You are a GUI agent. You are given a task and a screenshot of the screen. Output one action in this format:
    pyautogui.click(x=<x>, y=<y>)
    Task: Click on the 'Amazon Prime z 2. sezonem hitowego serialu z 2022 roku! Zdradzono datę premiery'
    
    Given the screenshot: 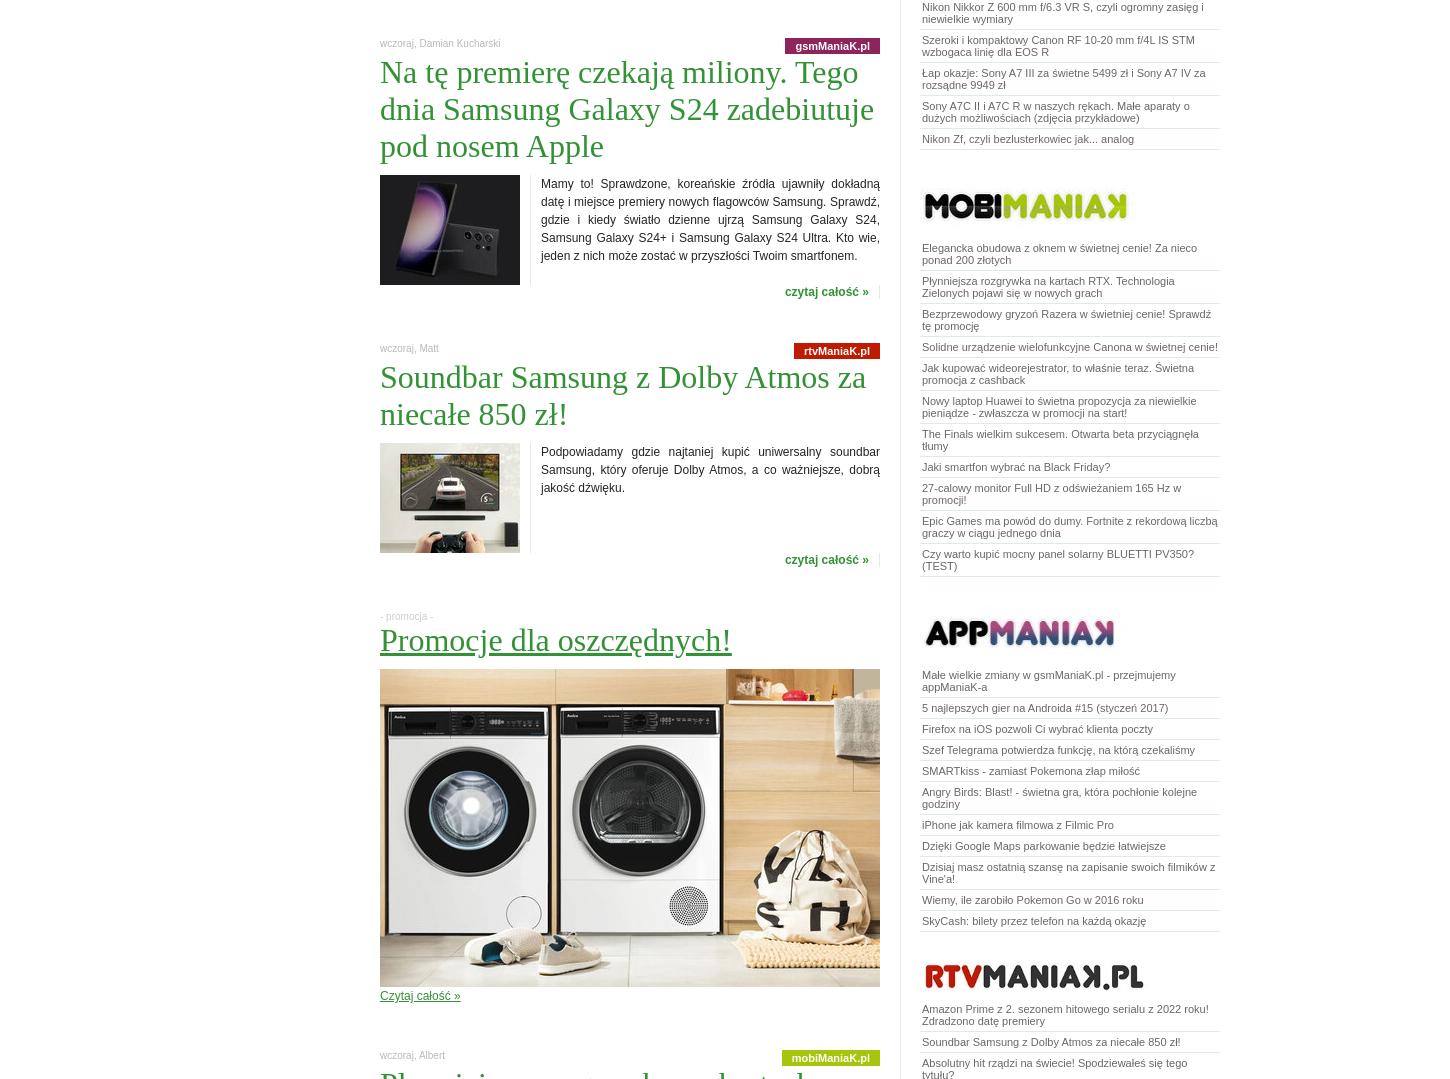 What is the action you would take?
    pyautogui.click(x=1065, y=1015)
    